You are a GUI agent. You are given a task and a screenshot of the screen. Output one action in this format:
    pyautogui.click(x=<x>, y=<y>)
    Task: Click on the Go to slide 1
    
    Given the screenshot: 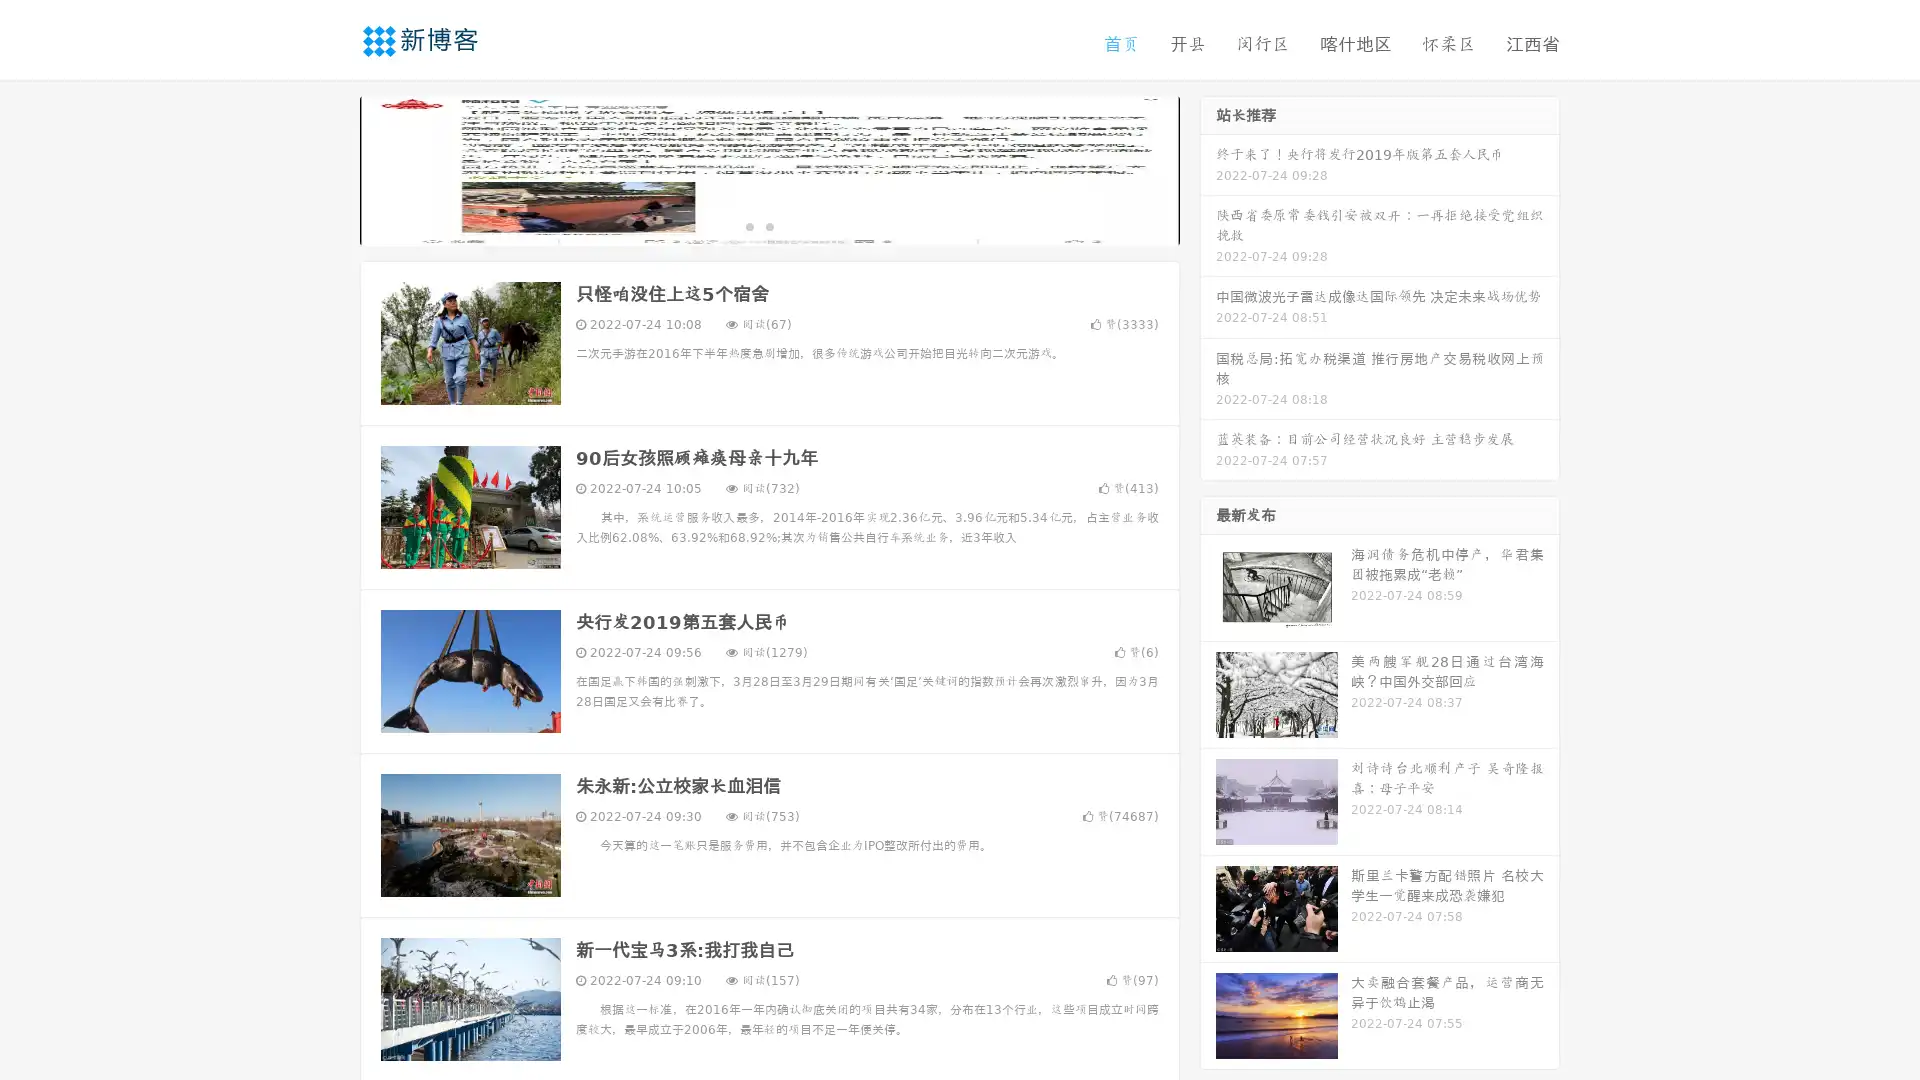 What is the action you would take?
    pyautogui.click(x=748, y=225)
    